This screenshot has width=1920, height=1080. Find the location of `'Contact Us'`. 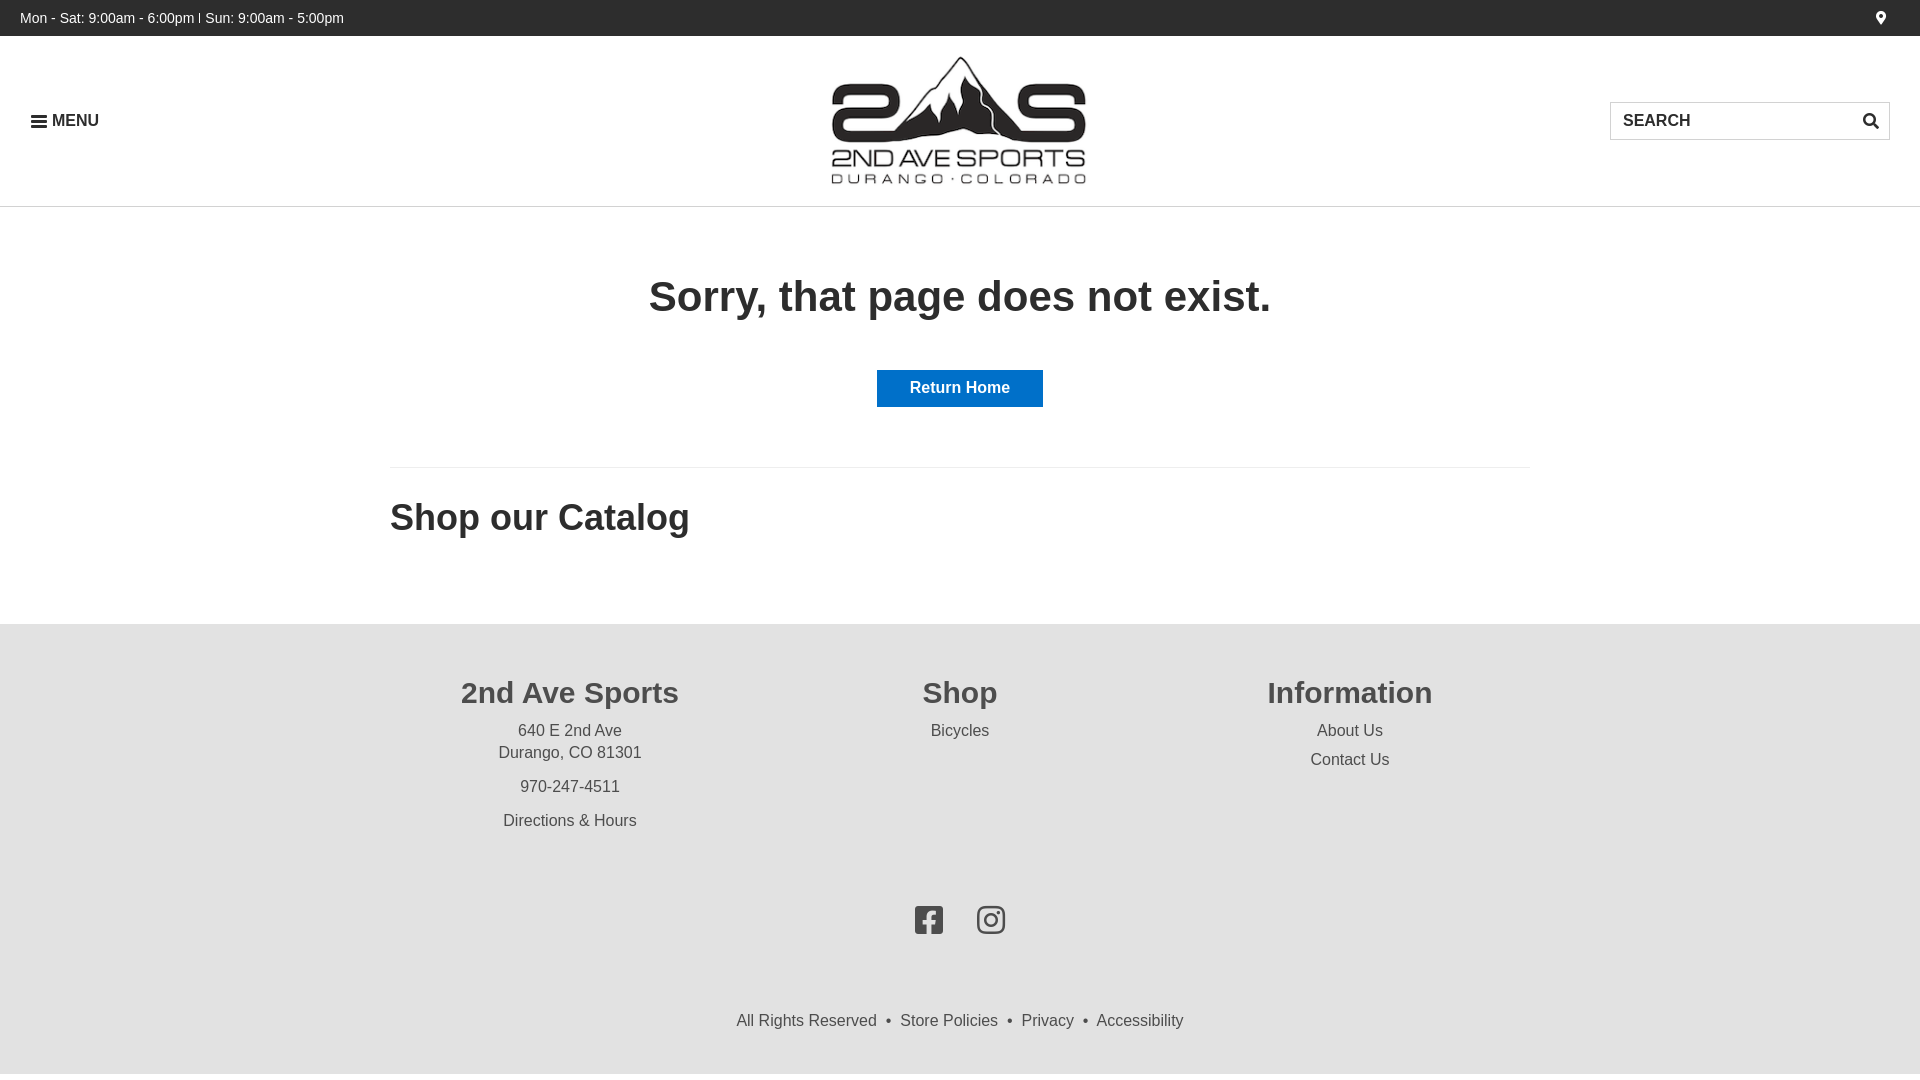

'Contact Us' is located at coordinates (1349, 759).